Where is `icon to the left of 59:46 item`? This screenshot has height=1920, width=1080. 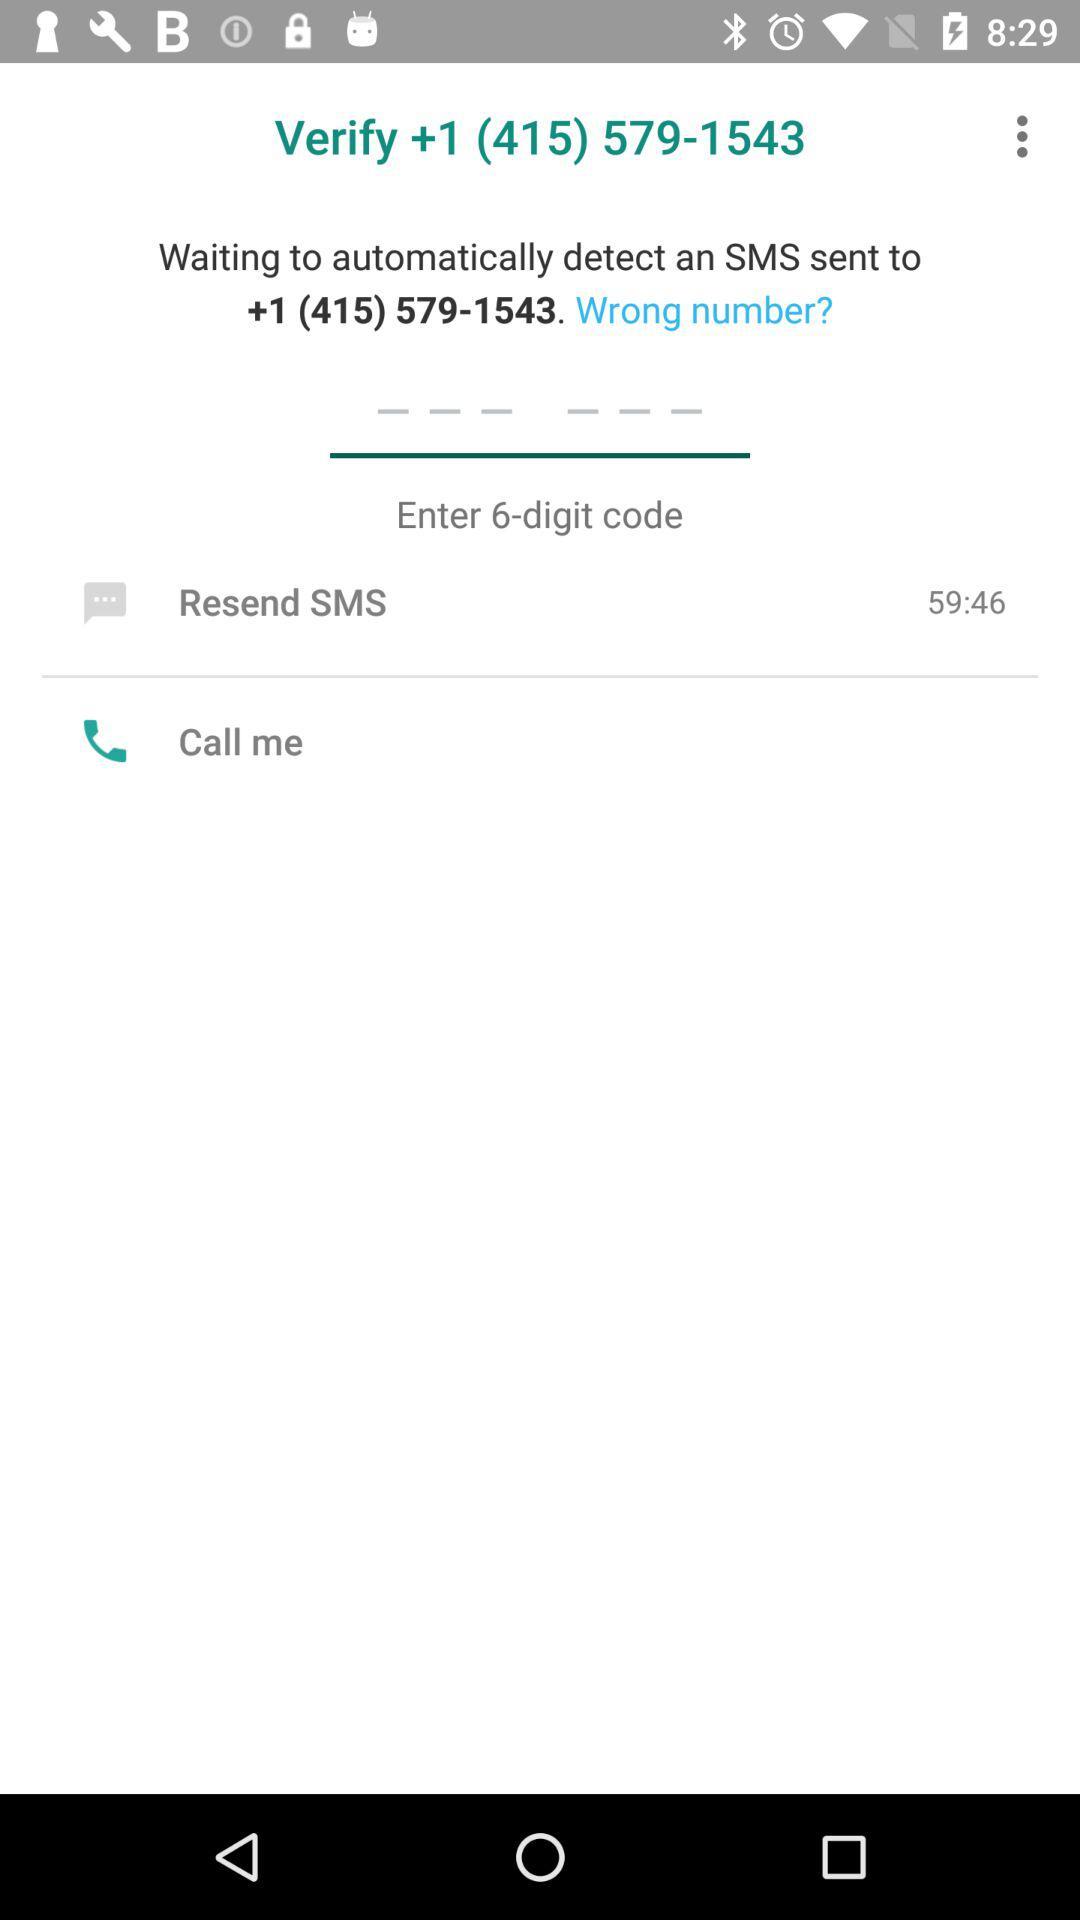 icon to the left of 59:46 item is located at coordinates (229, 600).